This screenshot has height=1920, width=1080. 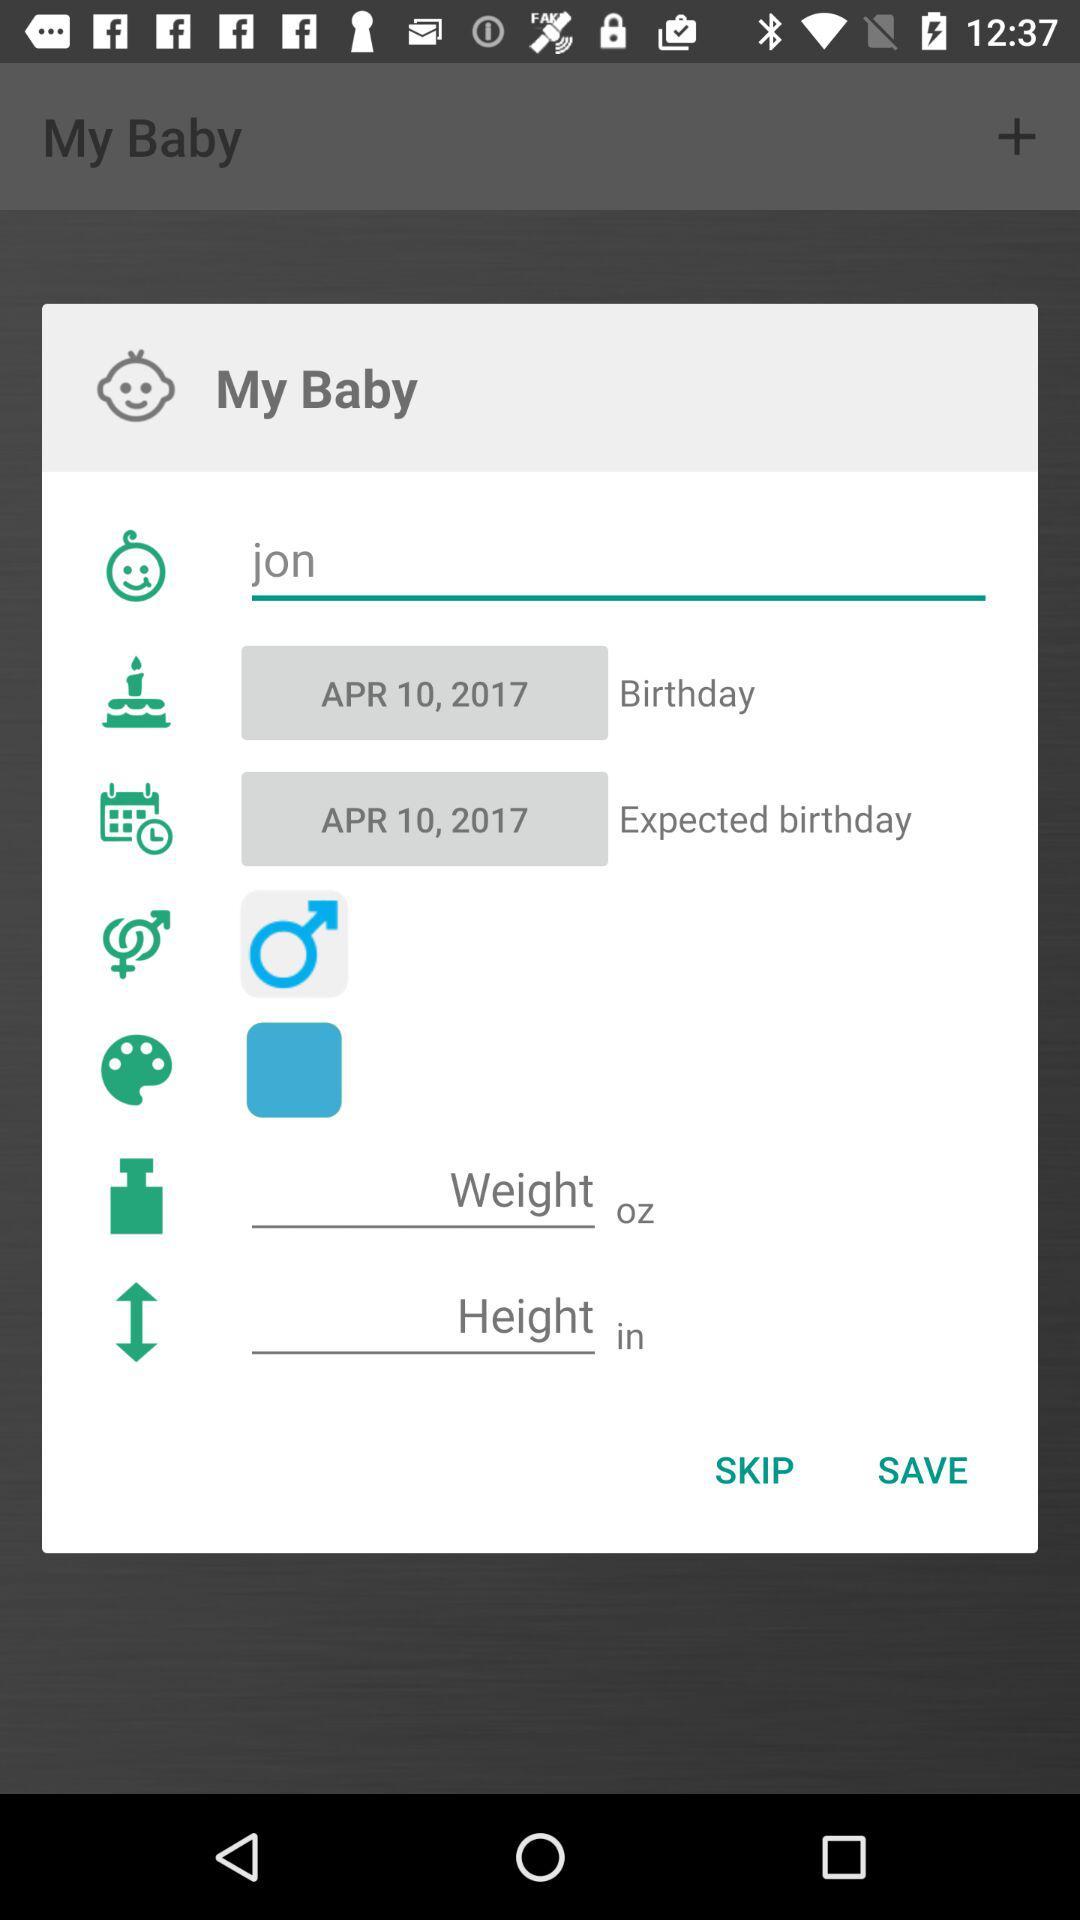 What do you see at coordinates (617, 560) in the screenshot?
I see `the icon above the birthday` at bounding box center [617, 560].